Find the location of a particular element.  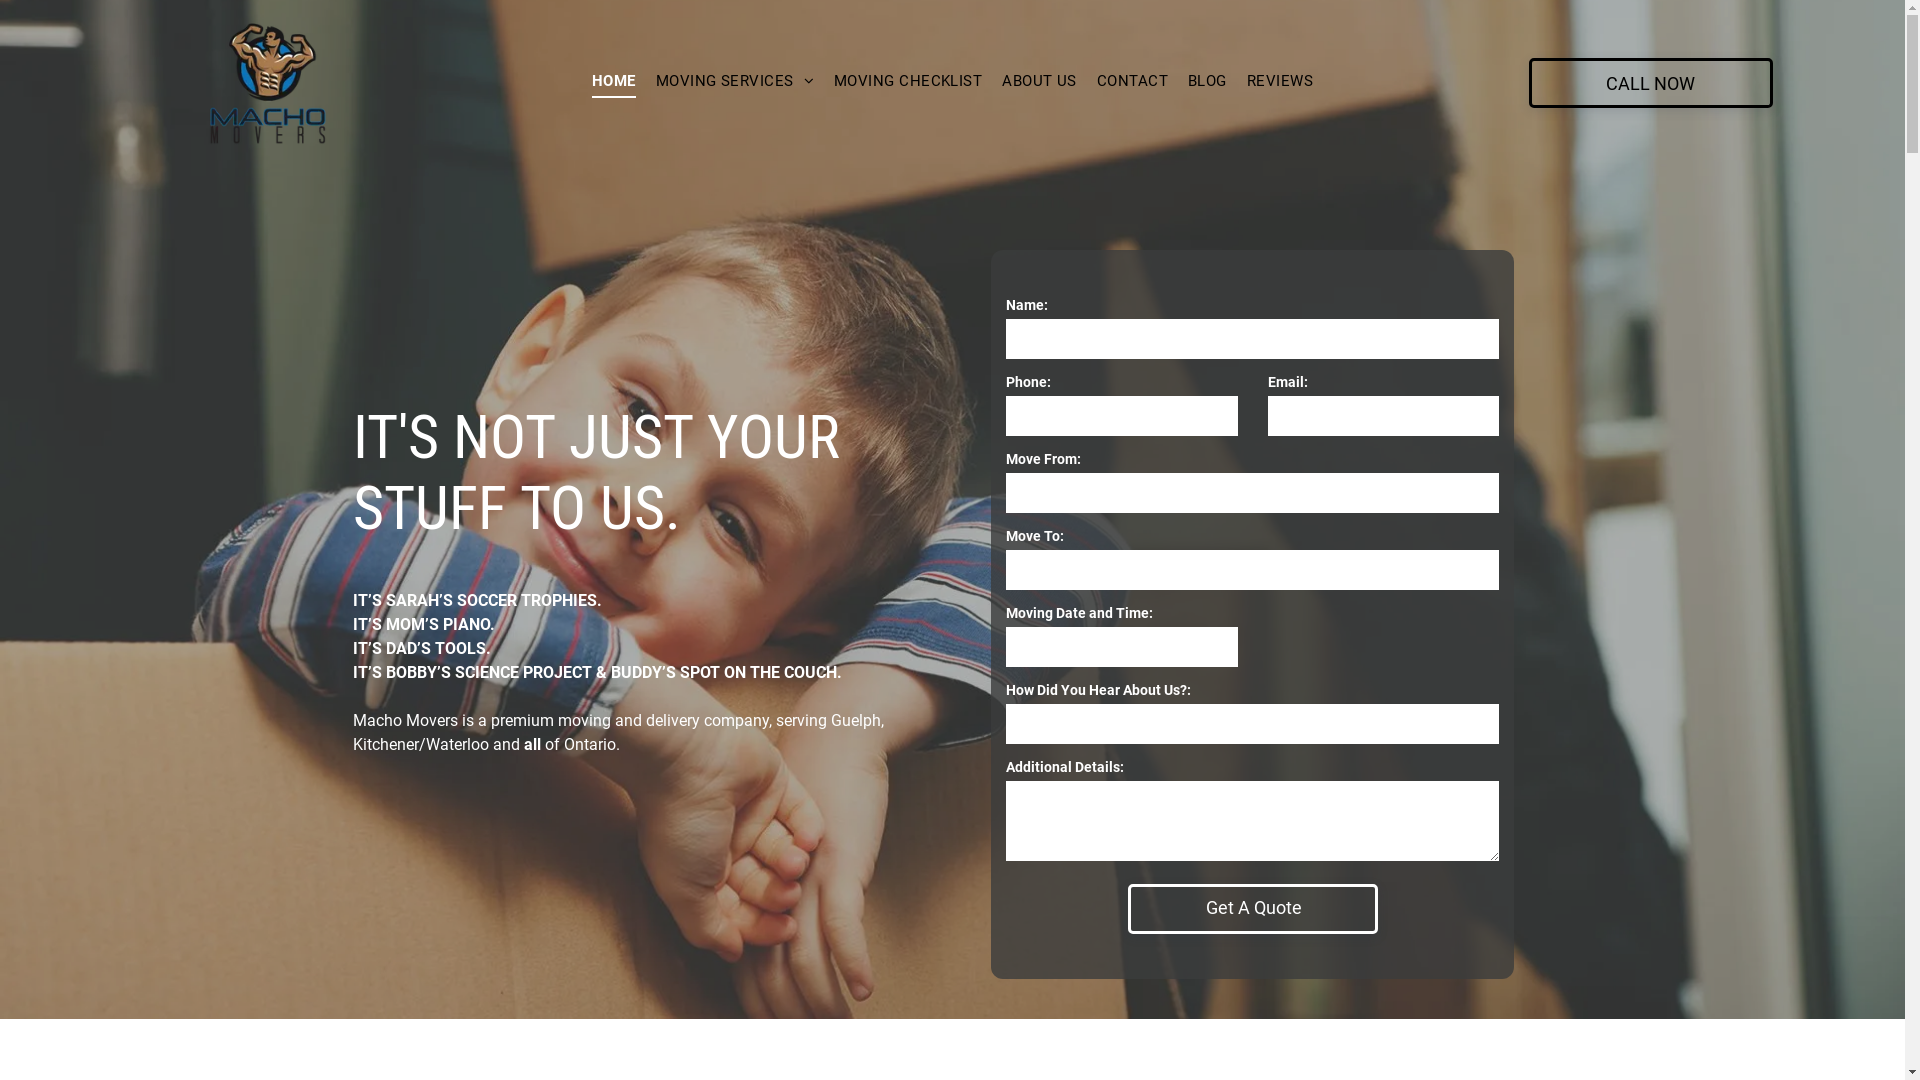

'REVIEWS' is located at coordinates (1280, 80).